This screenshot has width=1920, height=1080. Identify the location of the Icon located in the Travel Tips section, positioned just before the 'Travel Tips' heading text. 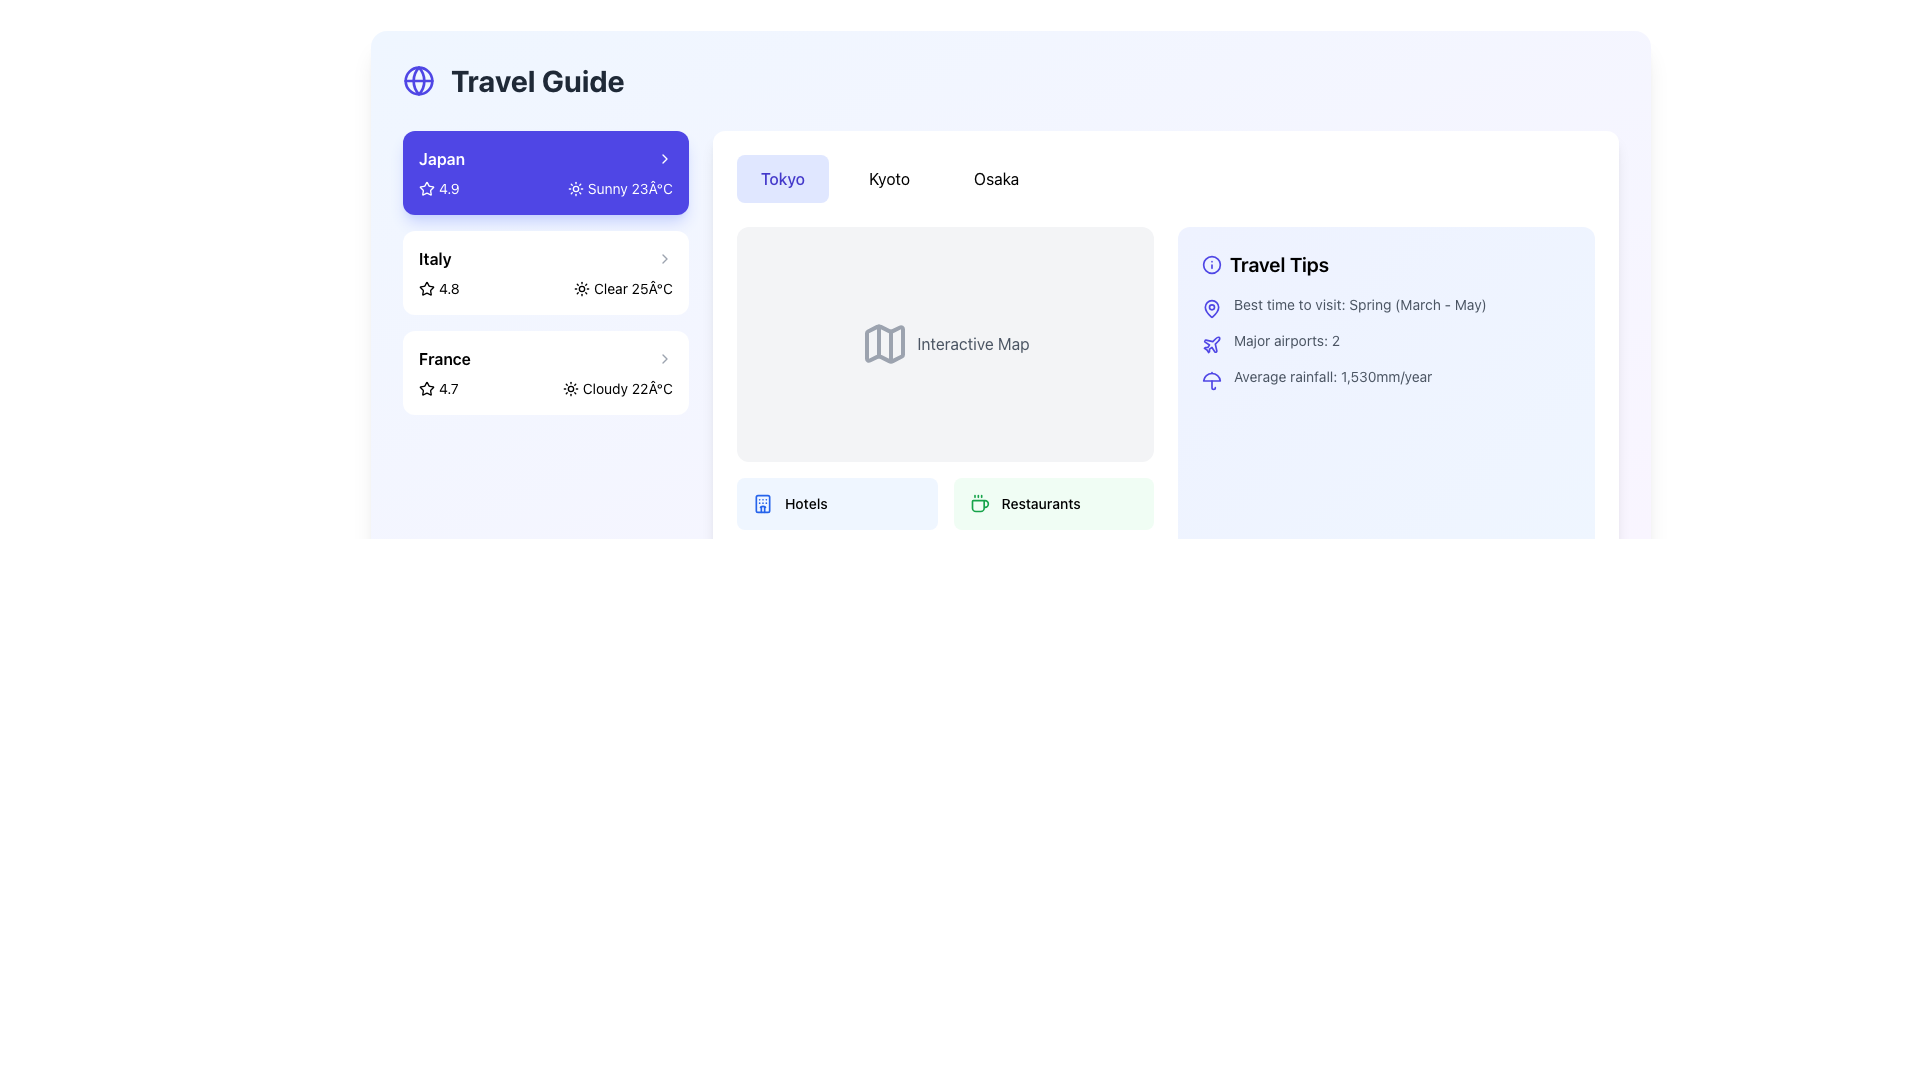
(1210, 264).